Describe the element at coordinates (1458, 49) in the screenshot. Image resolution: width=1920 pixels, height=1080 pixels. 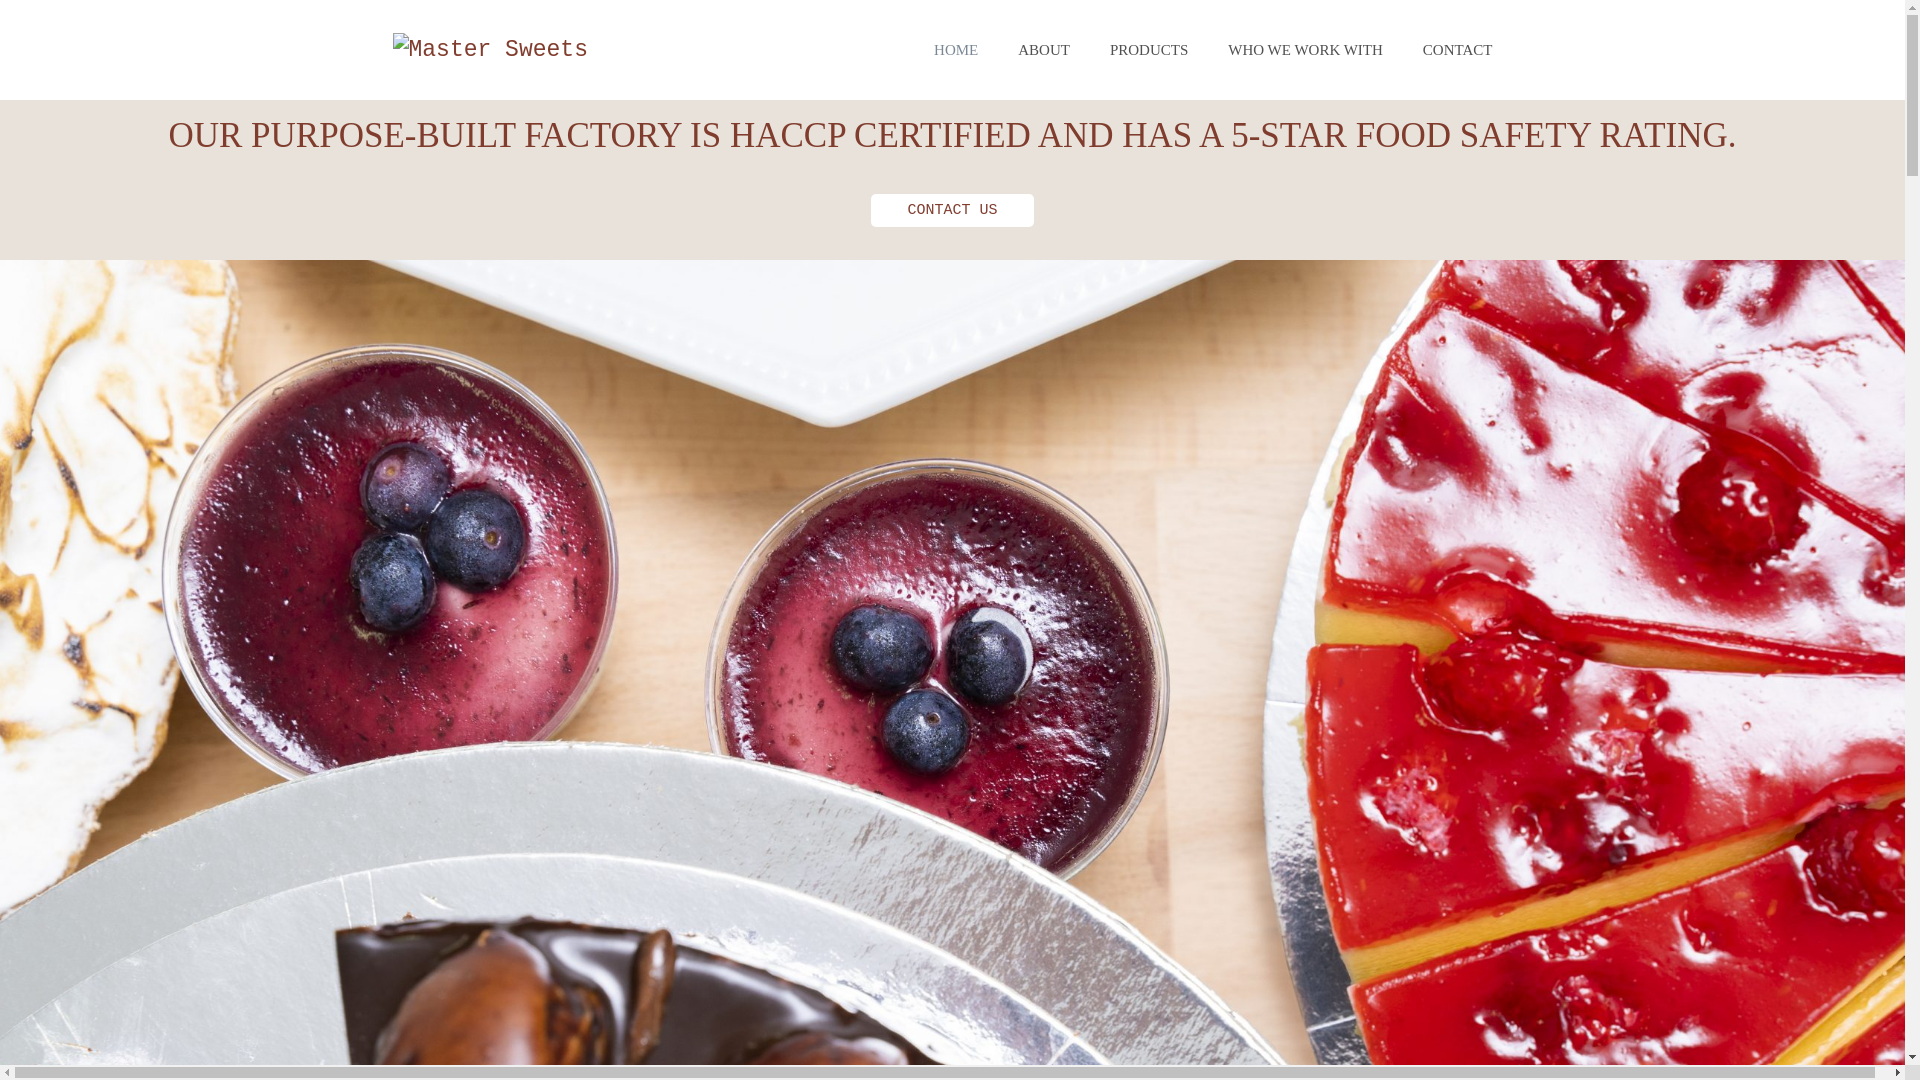
I see `'CONTACT'` at that location.